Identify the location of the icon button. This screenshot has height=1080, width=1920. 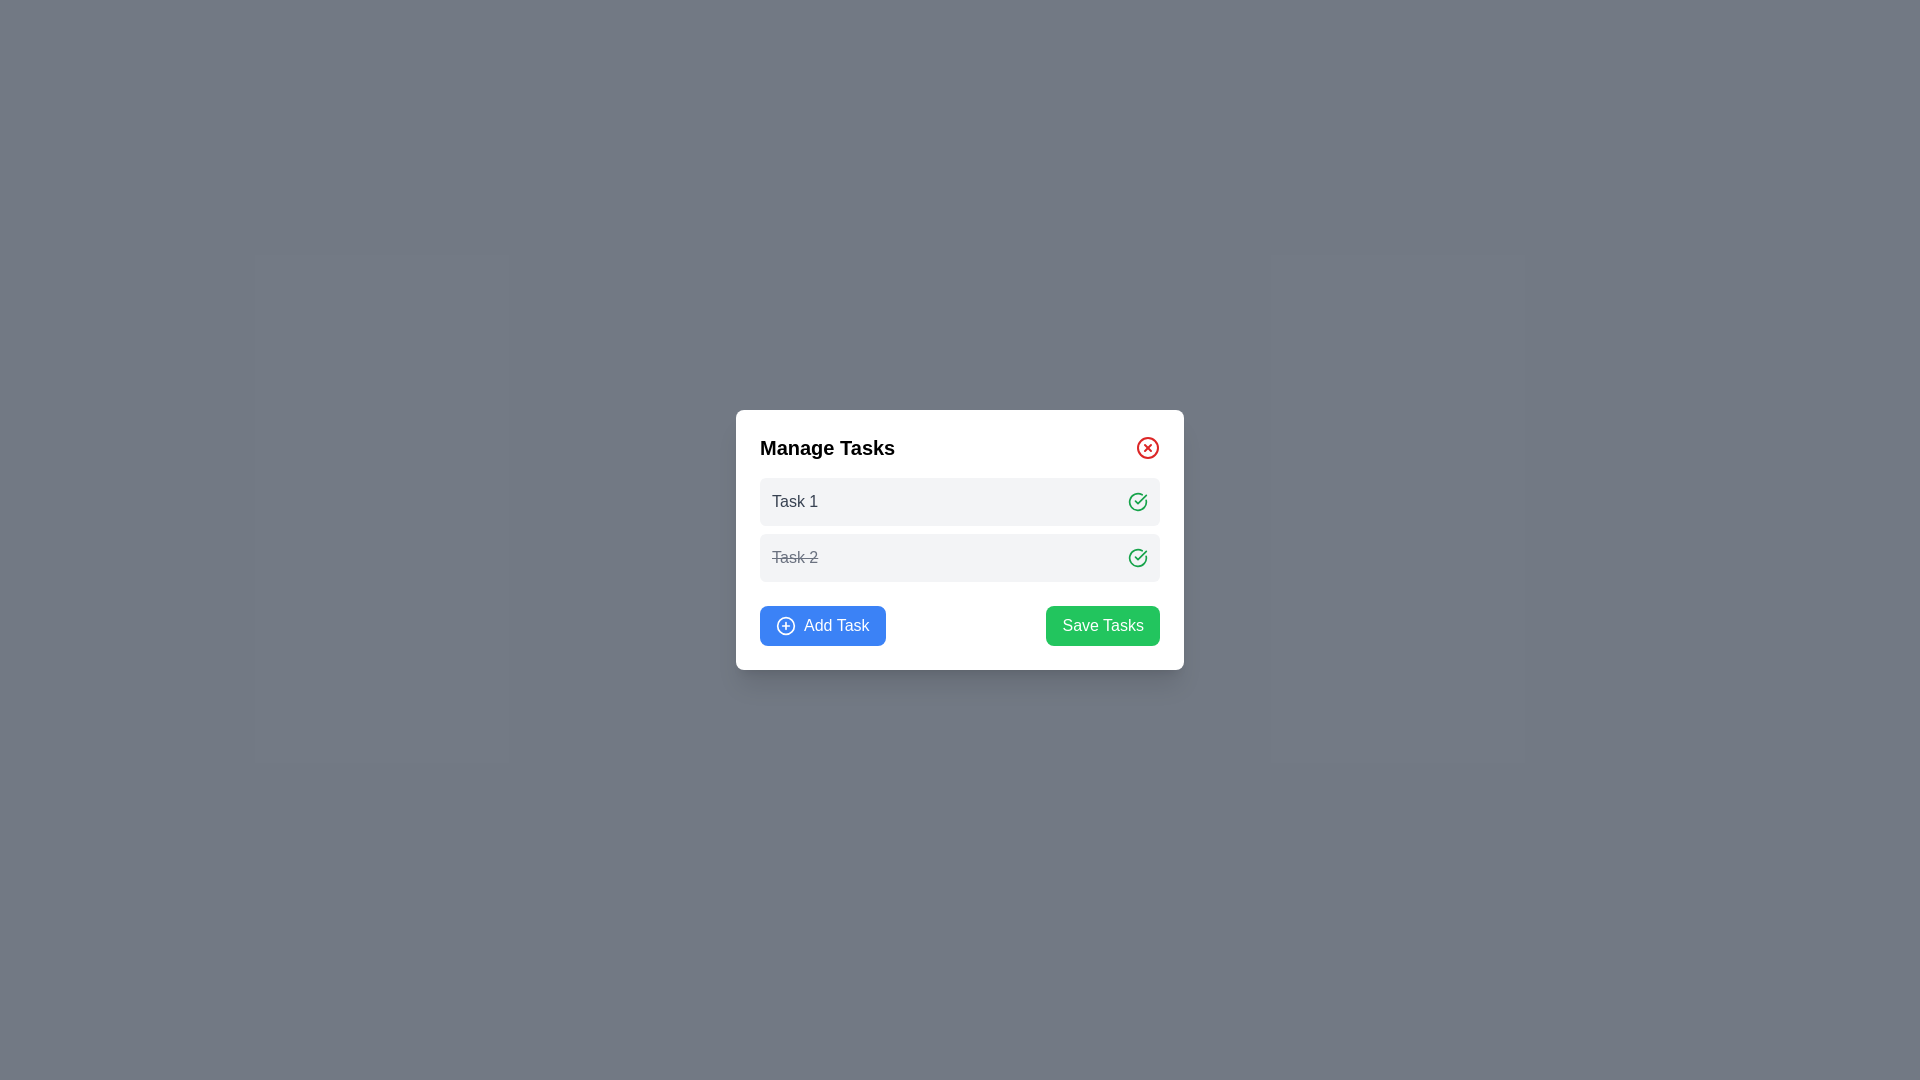
(1137, 558).